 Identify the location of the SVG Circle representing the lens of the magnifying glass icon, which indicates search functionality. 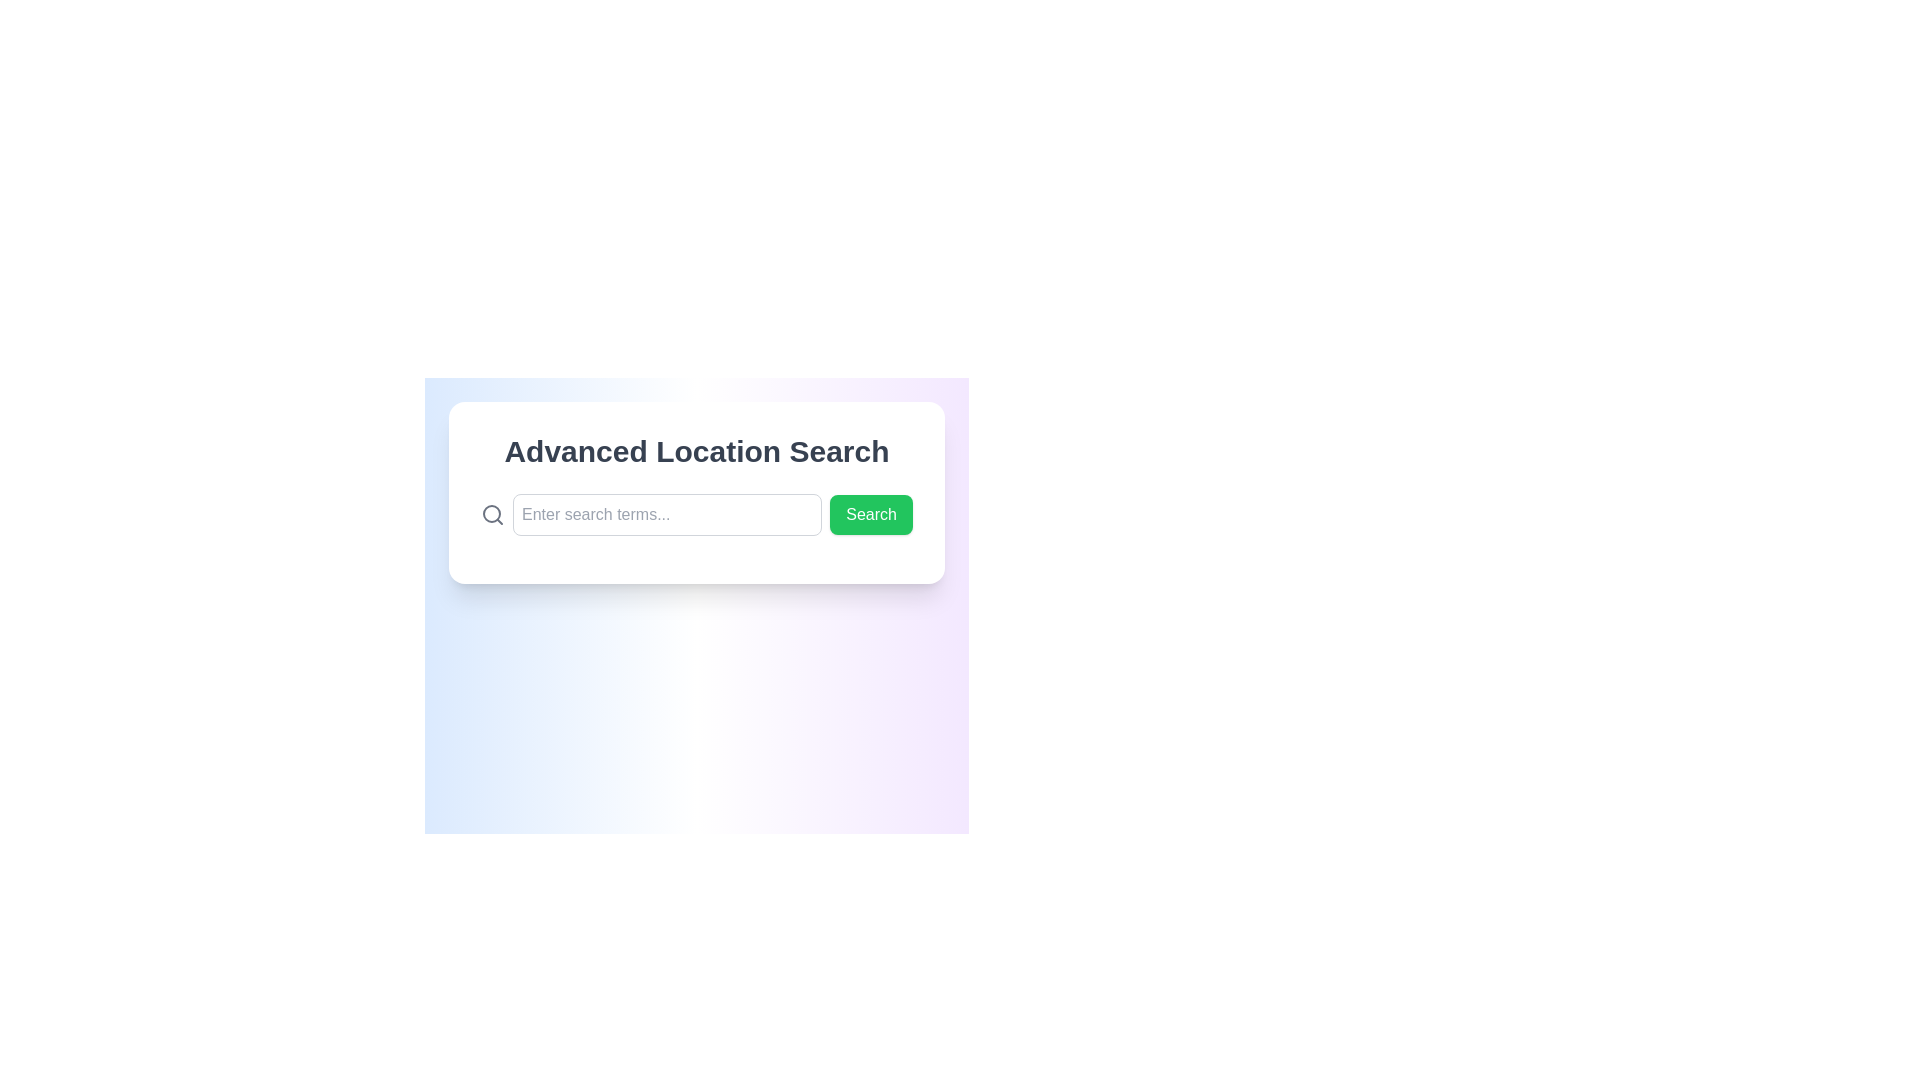
(491, 512).